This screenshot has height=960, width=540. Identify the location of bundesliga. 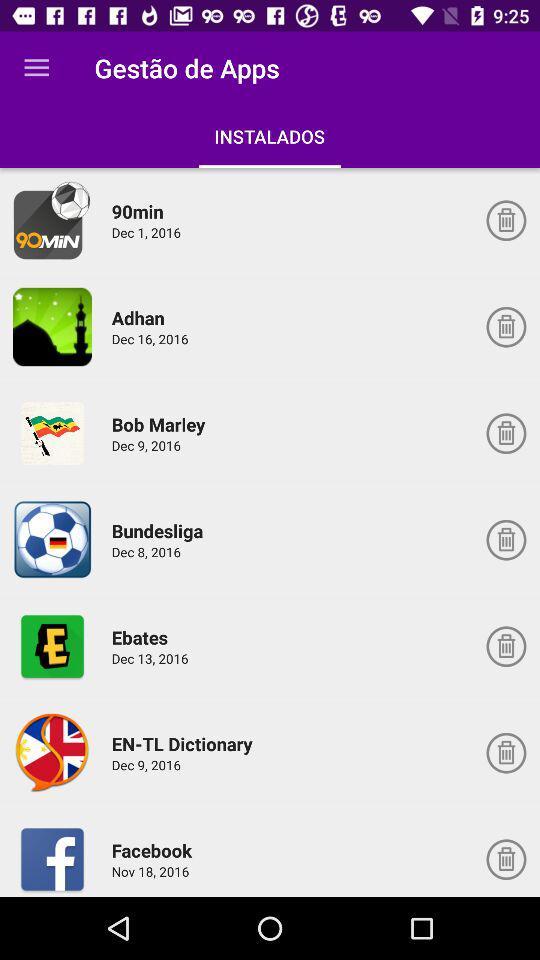
(159, 529).